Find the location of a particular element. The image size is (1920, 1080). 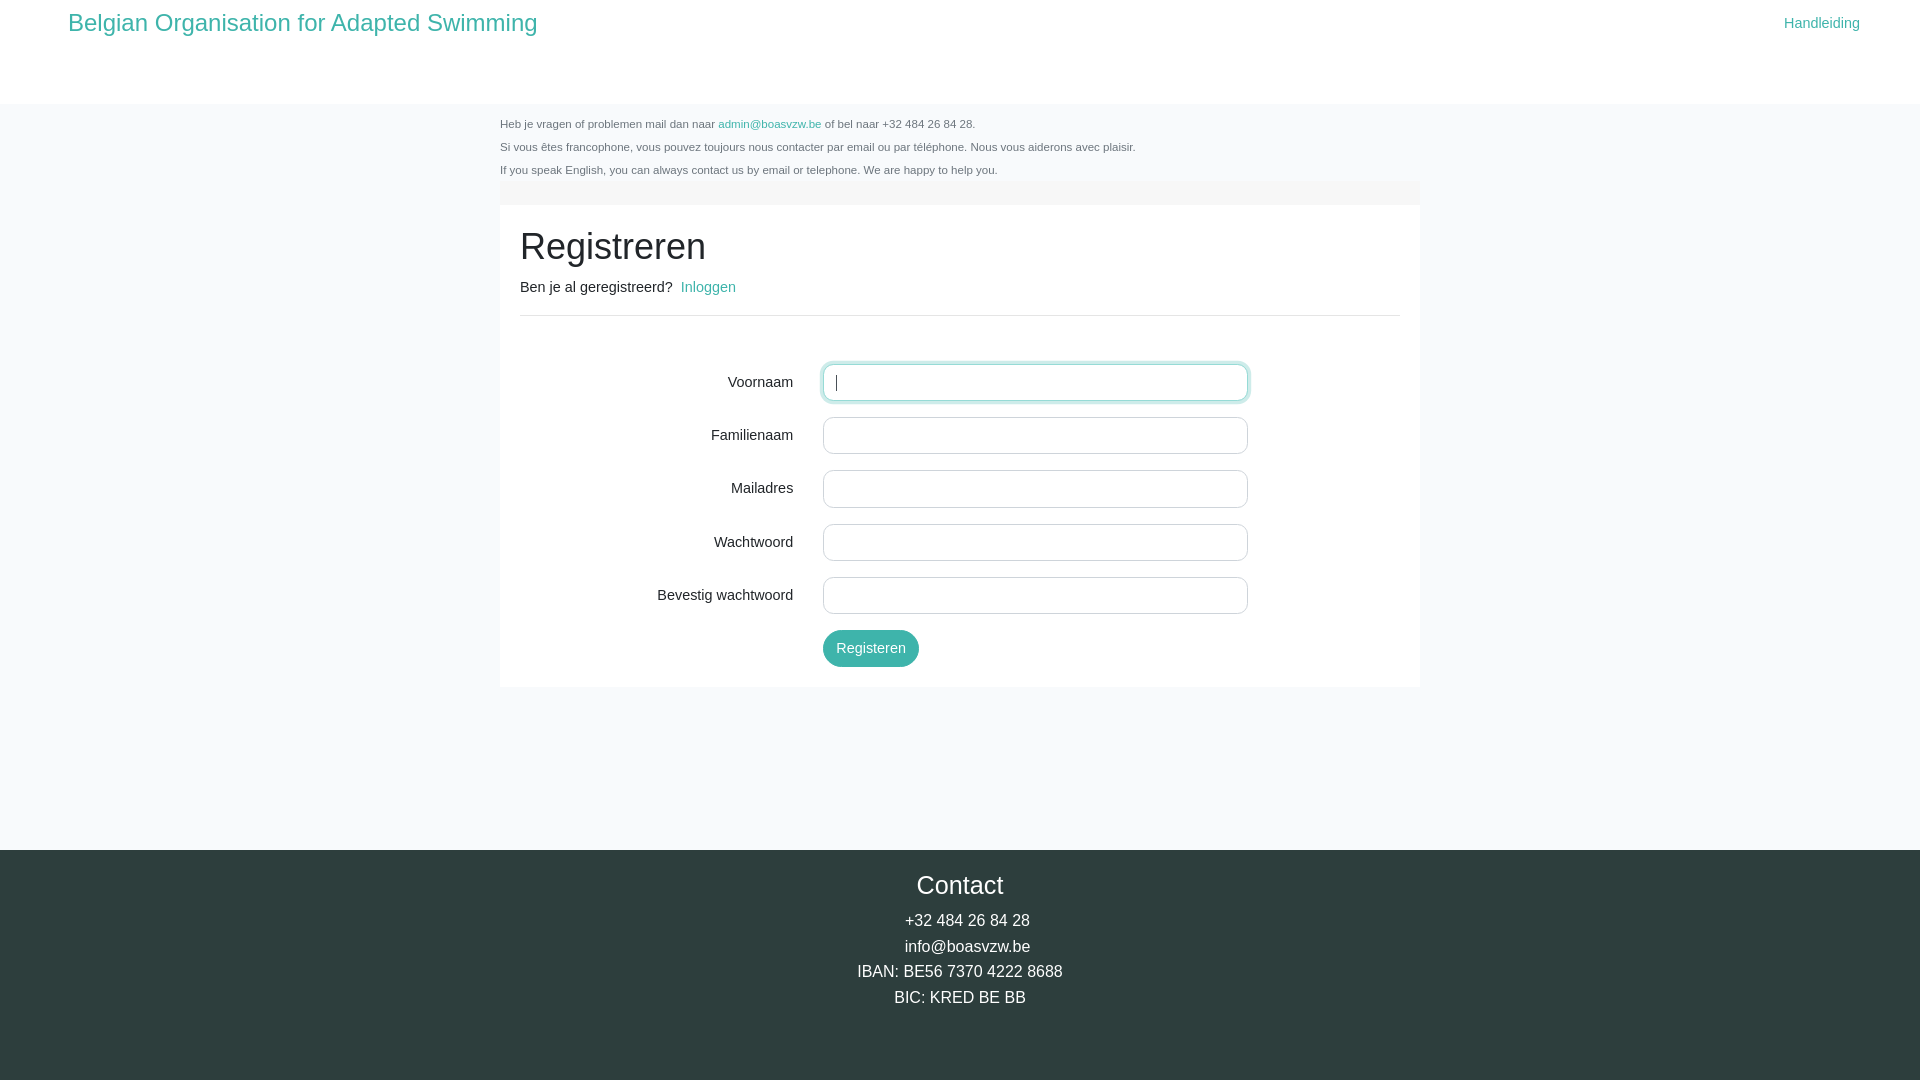

'Inloggen' is located at coordinates (708, 286).